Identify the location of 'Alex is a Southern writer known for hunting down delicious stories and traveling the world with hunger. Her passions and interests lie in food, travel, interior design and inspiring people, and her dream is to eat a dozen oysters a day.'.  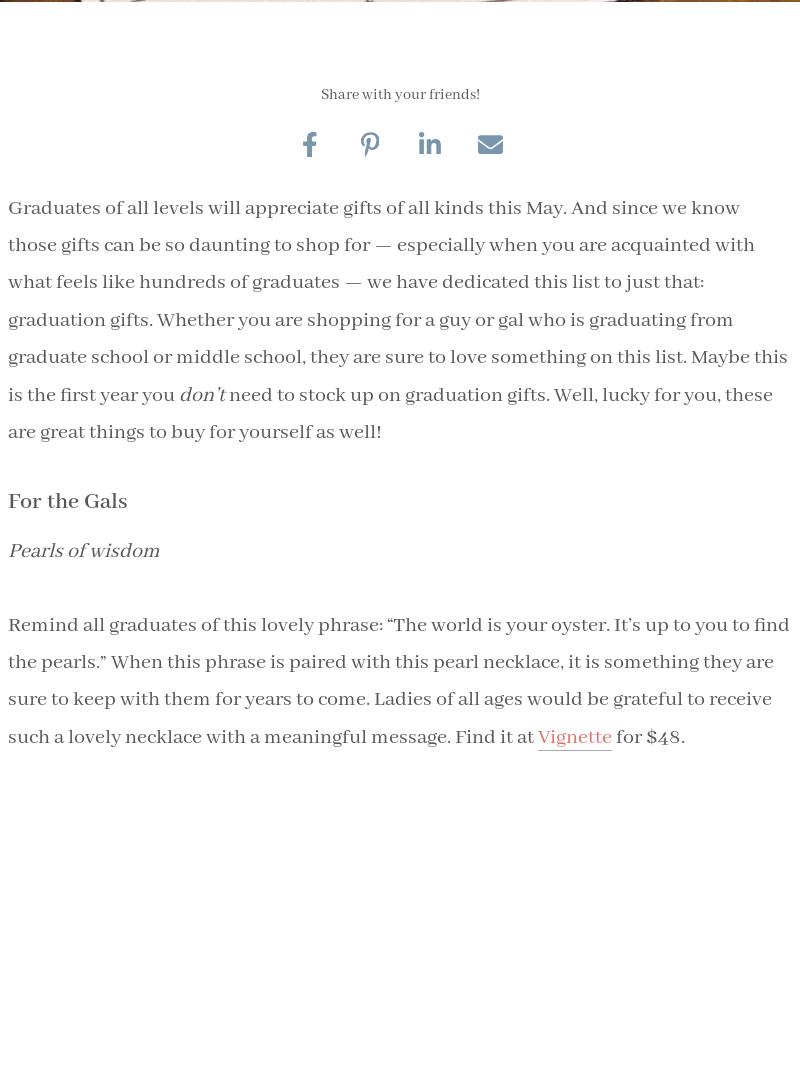
(461, 40).